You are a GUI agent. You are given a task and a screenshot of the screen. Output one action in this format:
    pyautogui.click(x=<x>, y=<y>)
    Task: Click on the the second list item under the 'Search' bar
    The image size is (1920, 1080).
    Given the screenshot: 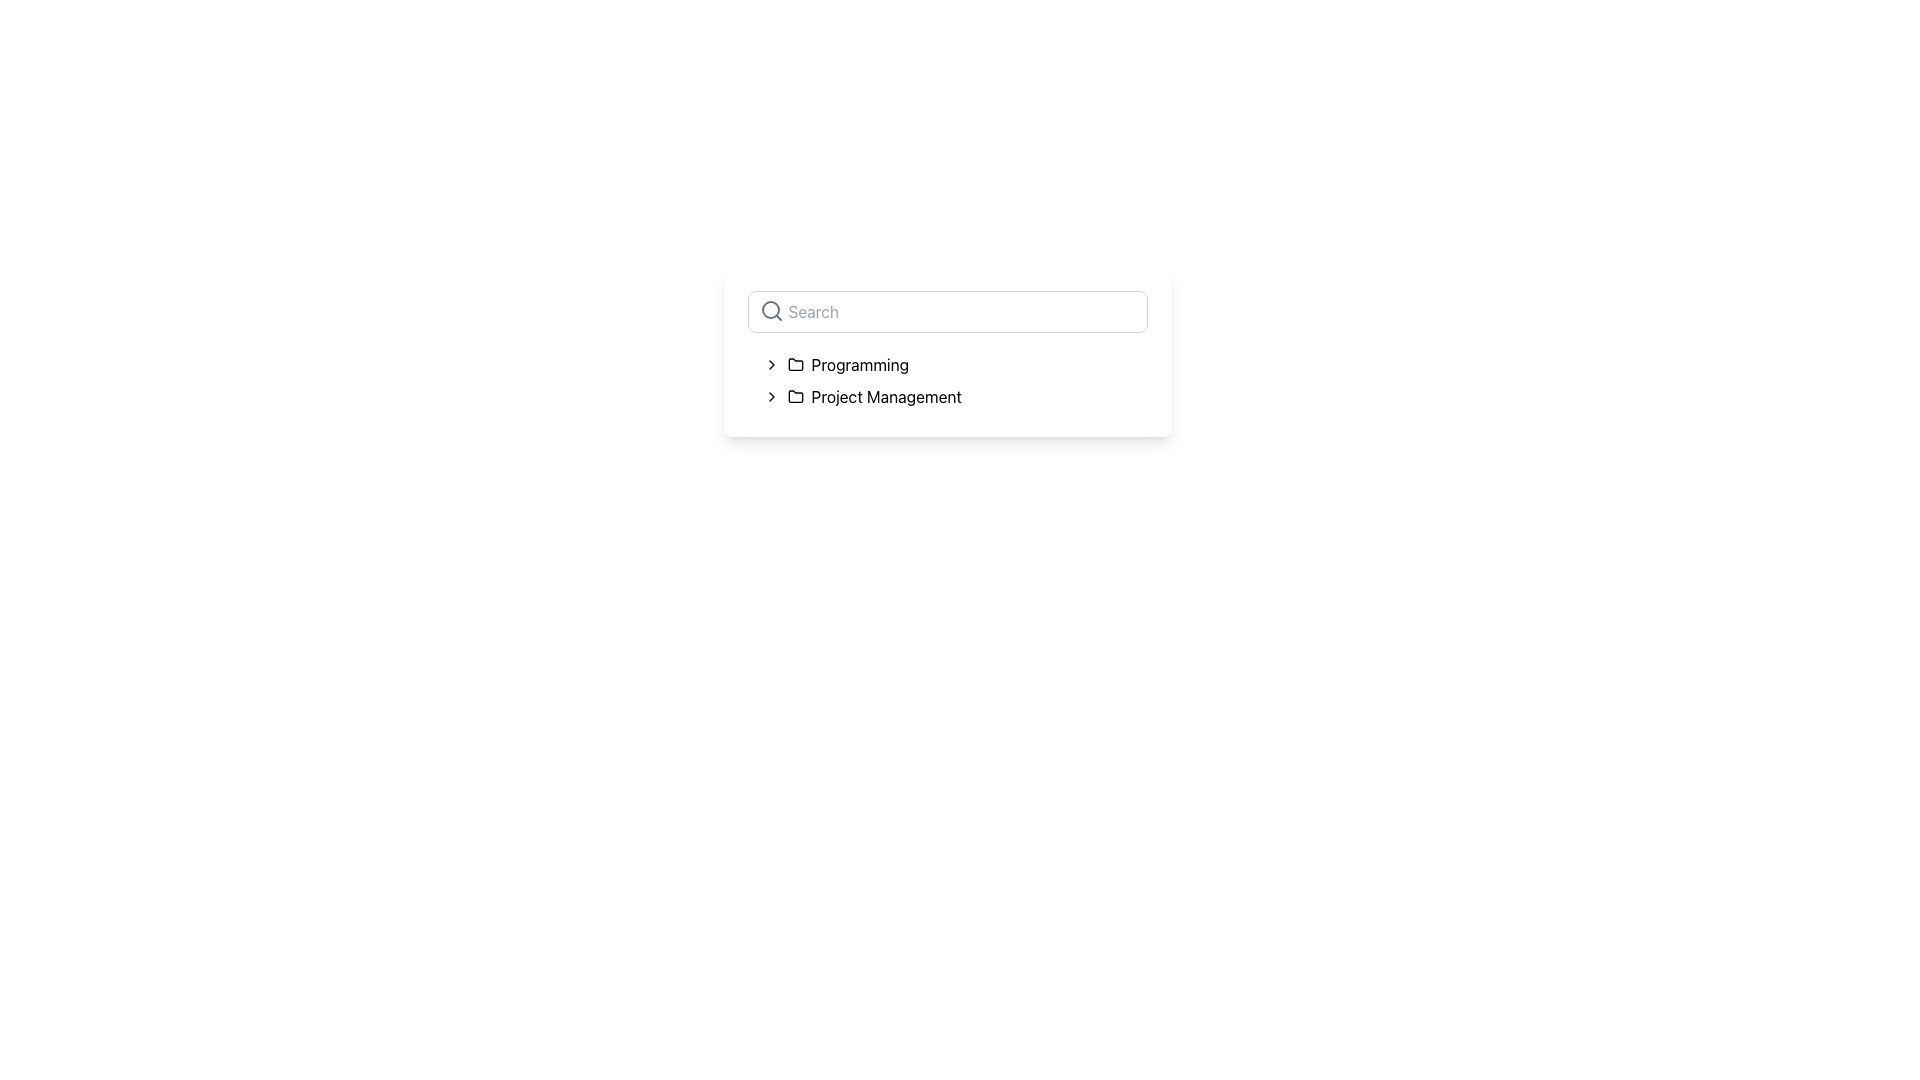 What is the action you would take?
    pyautogui.click(x=874, y=397)
    